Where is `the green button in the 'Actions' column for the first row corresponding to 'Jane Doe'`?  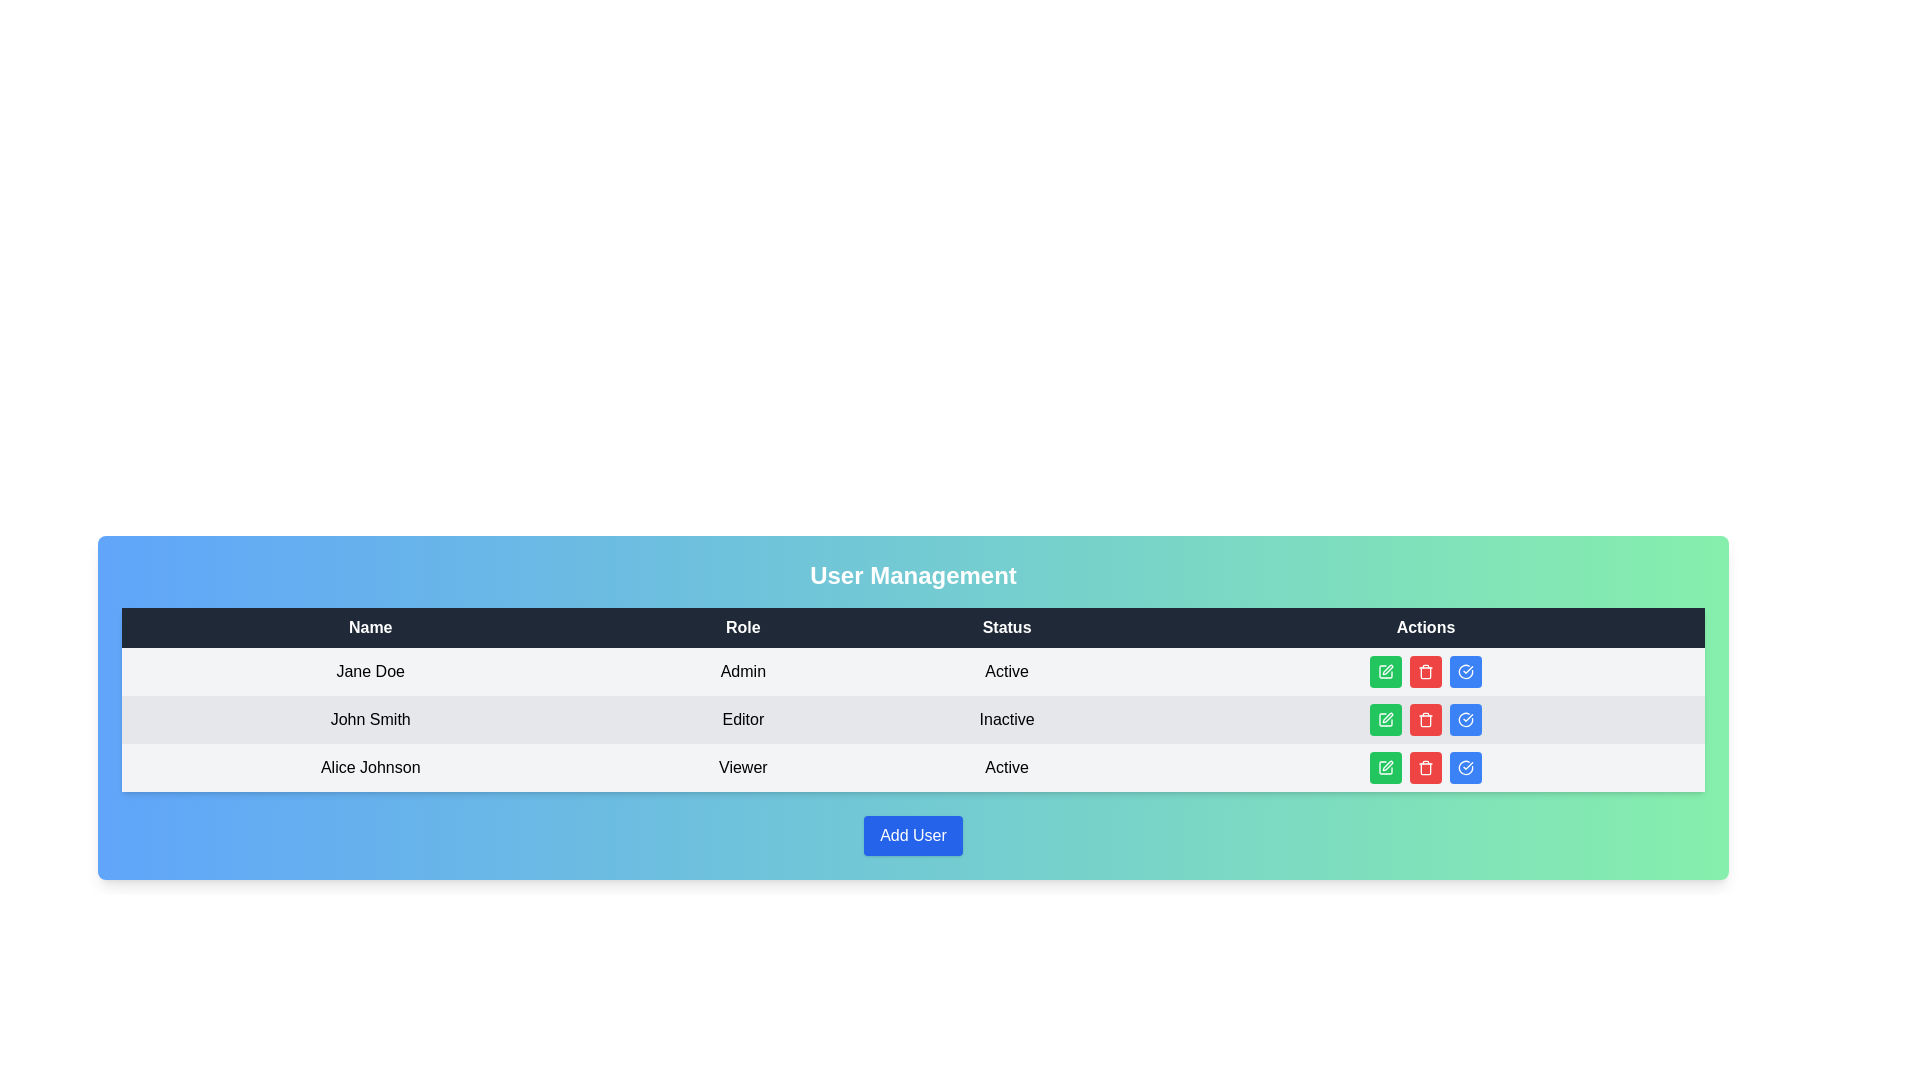
the green button in the 'Actions' column for the first row corresponding to 'Jane Doe' is located at coordinates (1385, 671).